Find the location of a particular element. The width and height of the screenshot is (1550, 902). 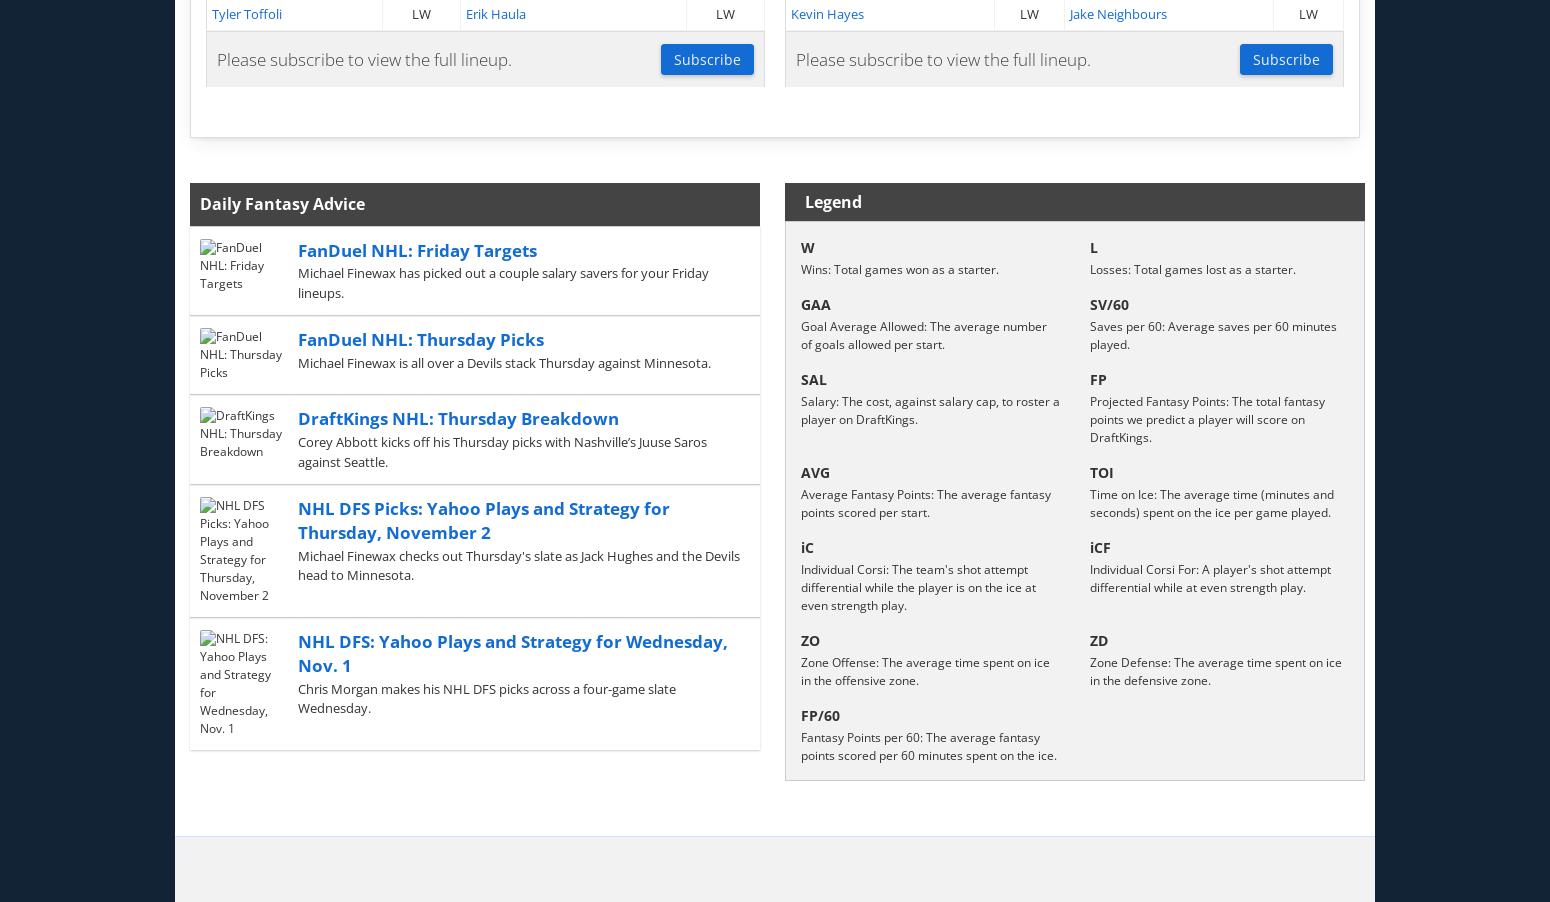

'Michael Finewax is all over a Devils stack Thursday against Minnesota.' is located at coordinates (502, 361).